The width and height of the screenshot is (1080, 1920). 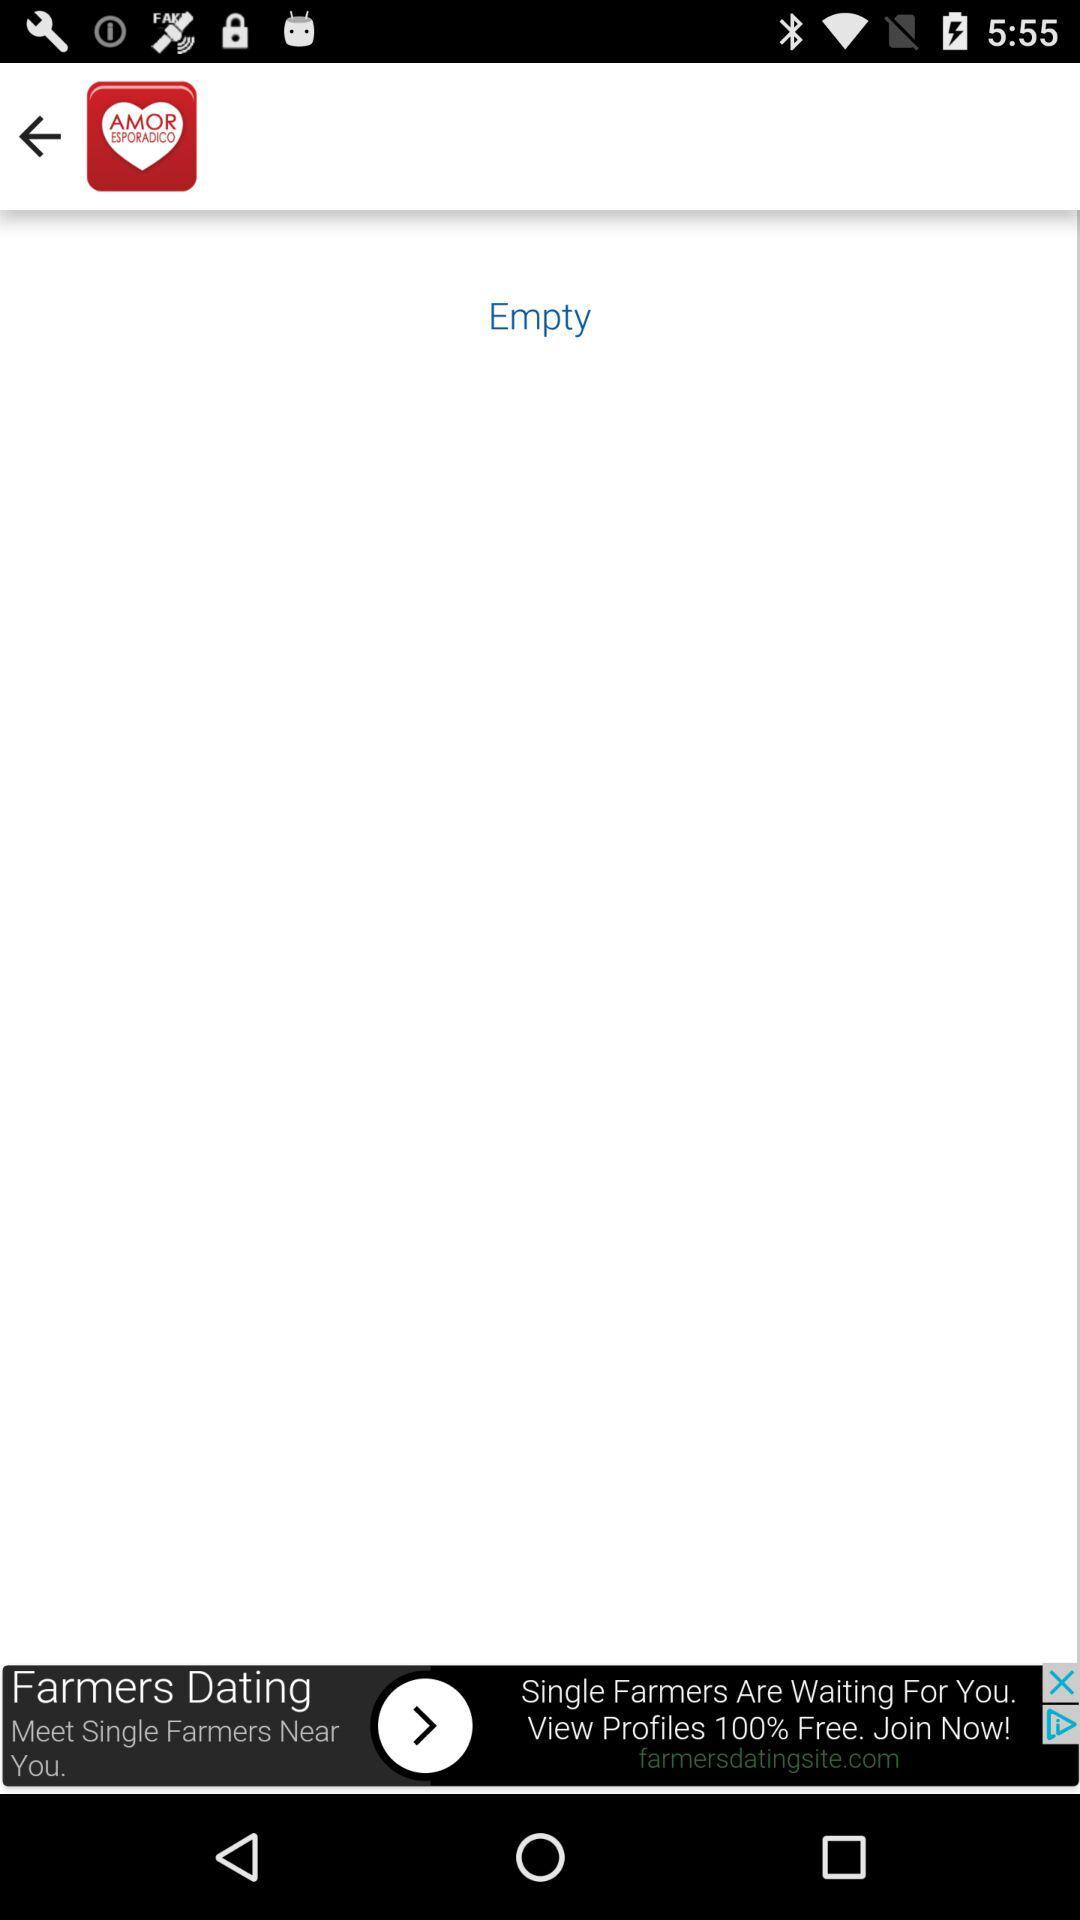 What do you see at coordinates (540, 1727) in the screenshot?
I see `next` at bounding box center [540, 1727].